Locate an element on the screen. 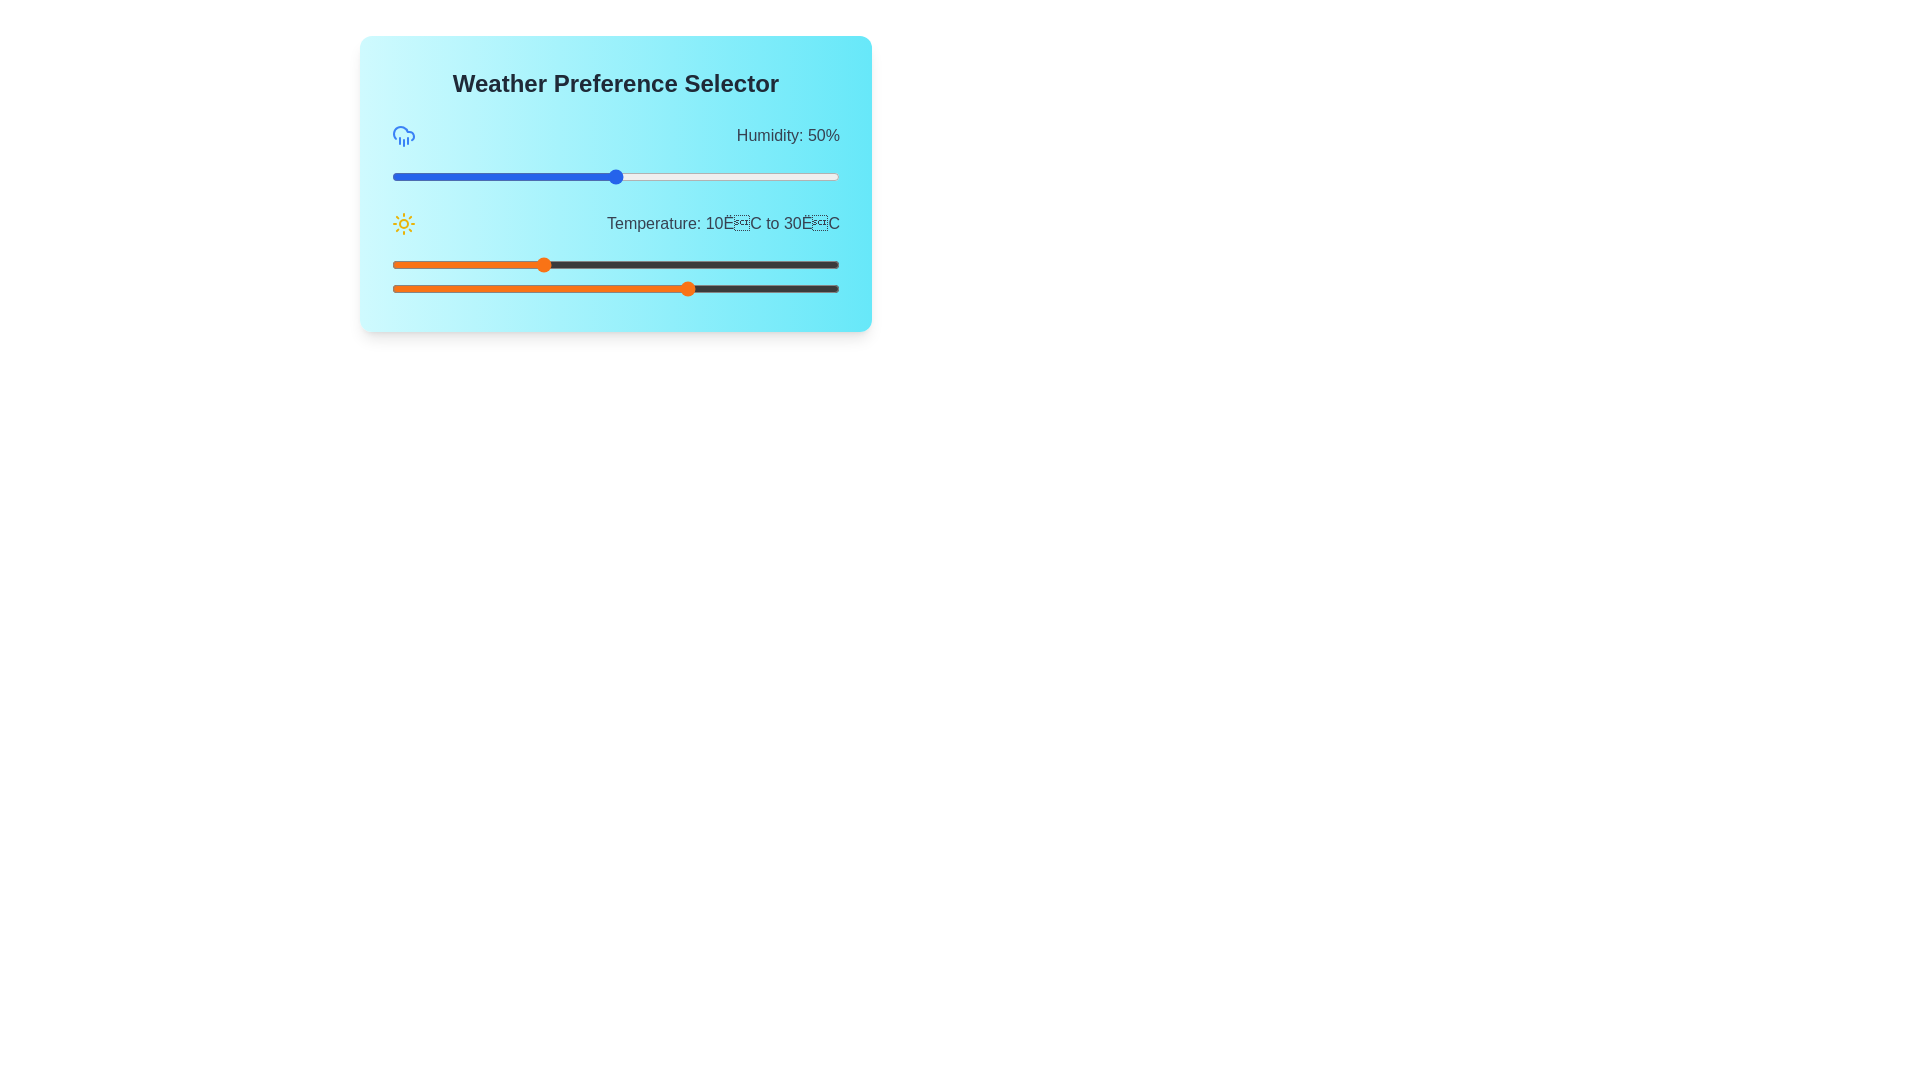  the humidity slider to 9% is located at coordinates (431, 176).